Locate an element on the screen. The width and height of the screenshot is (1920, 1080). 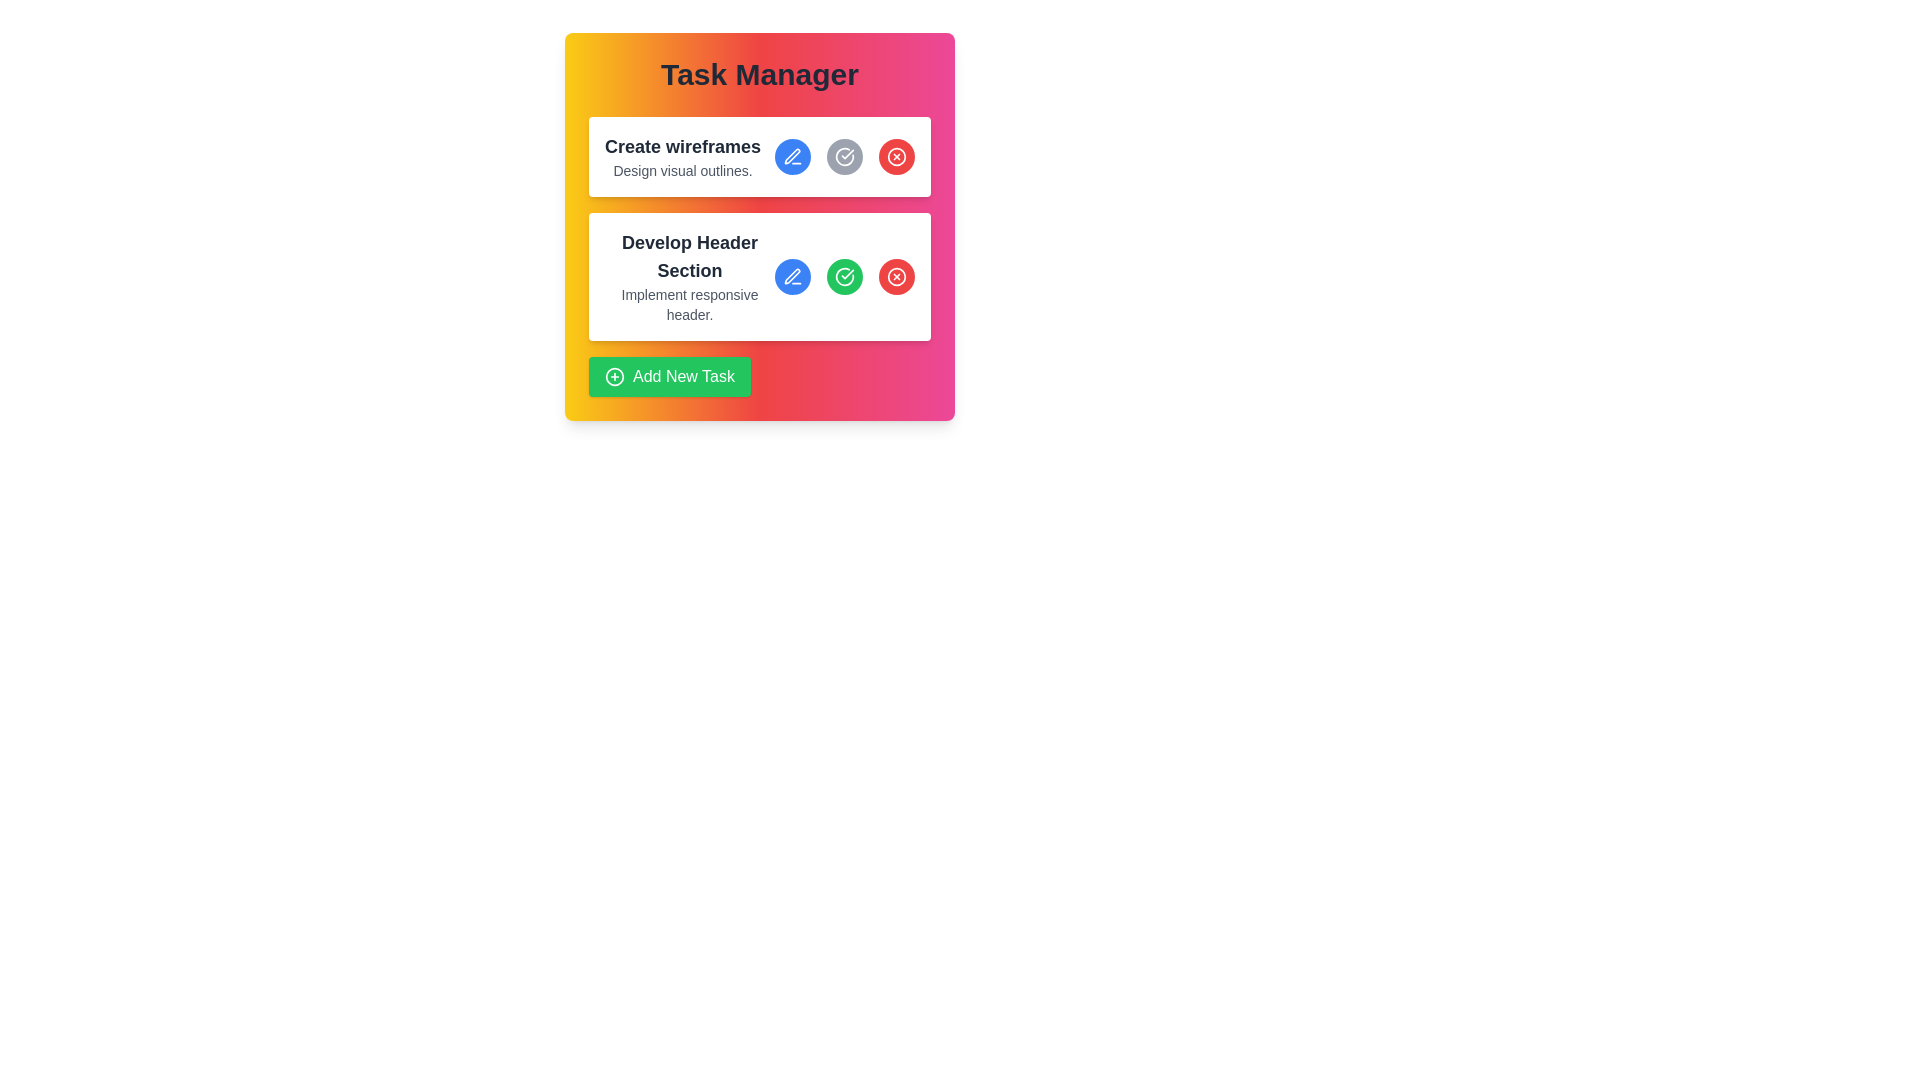
the central circular shape in the 'Add New Task' button located at the bottom of the 'Task Manager' section is located at coordinates (613, 377).